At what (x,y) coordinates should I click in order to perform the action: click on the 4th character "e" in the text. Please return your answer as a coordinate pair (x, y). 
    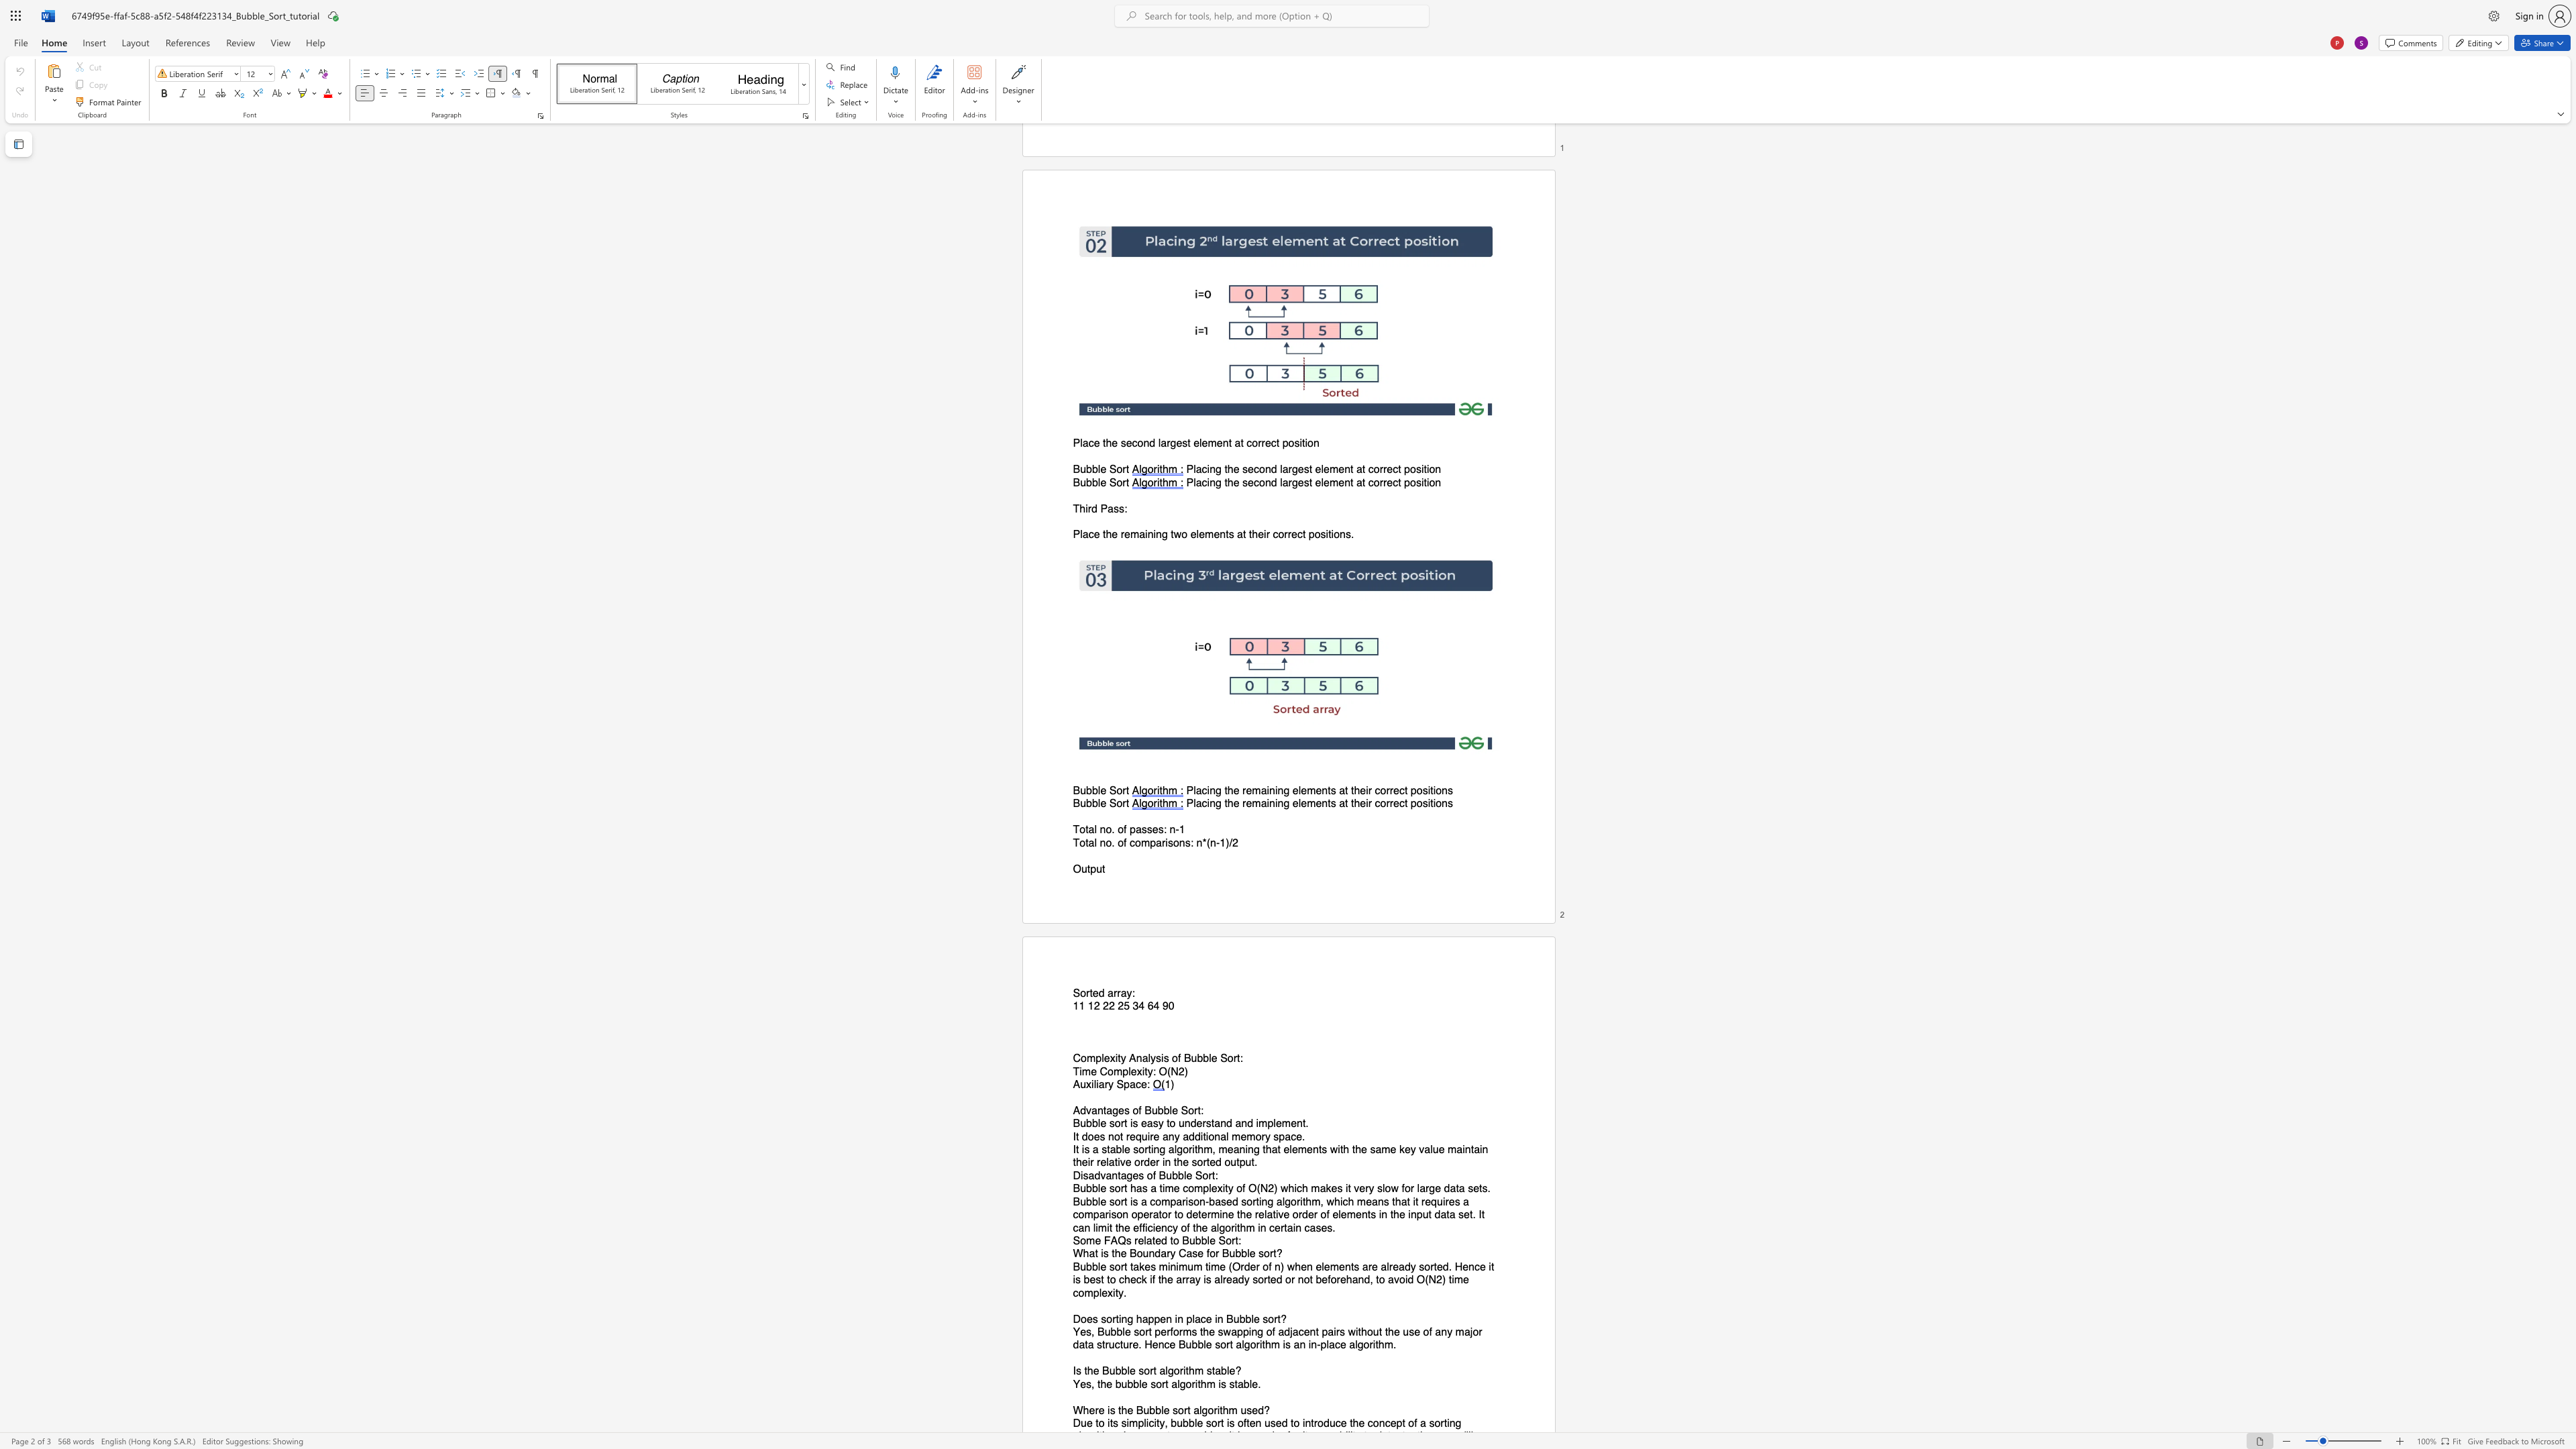
    Looking at the image, I should click on (1277, 1124).